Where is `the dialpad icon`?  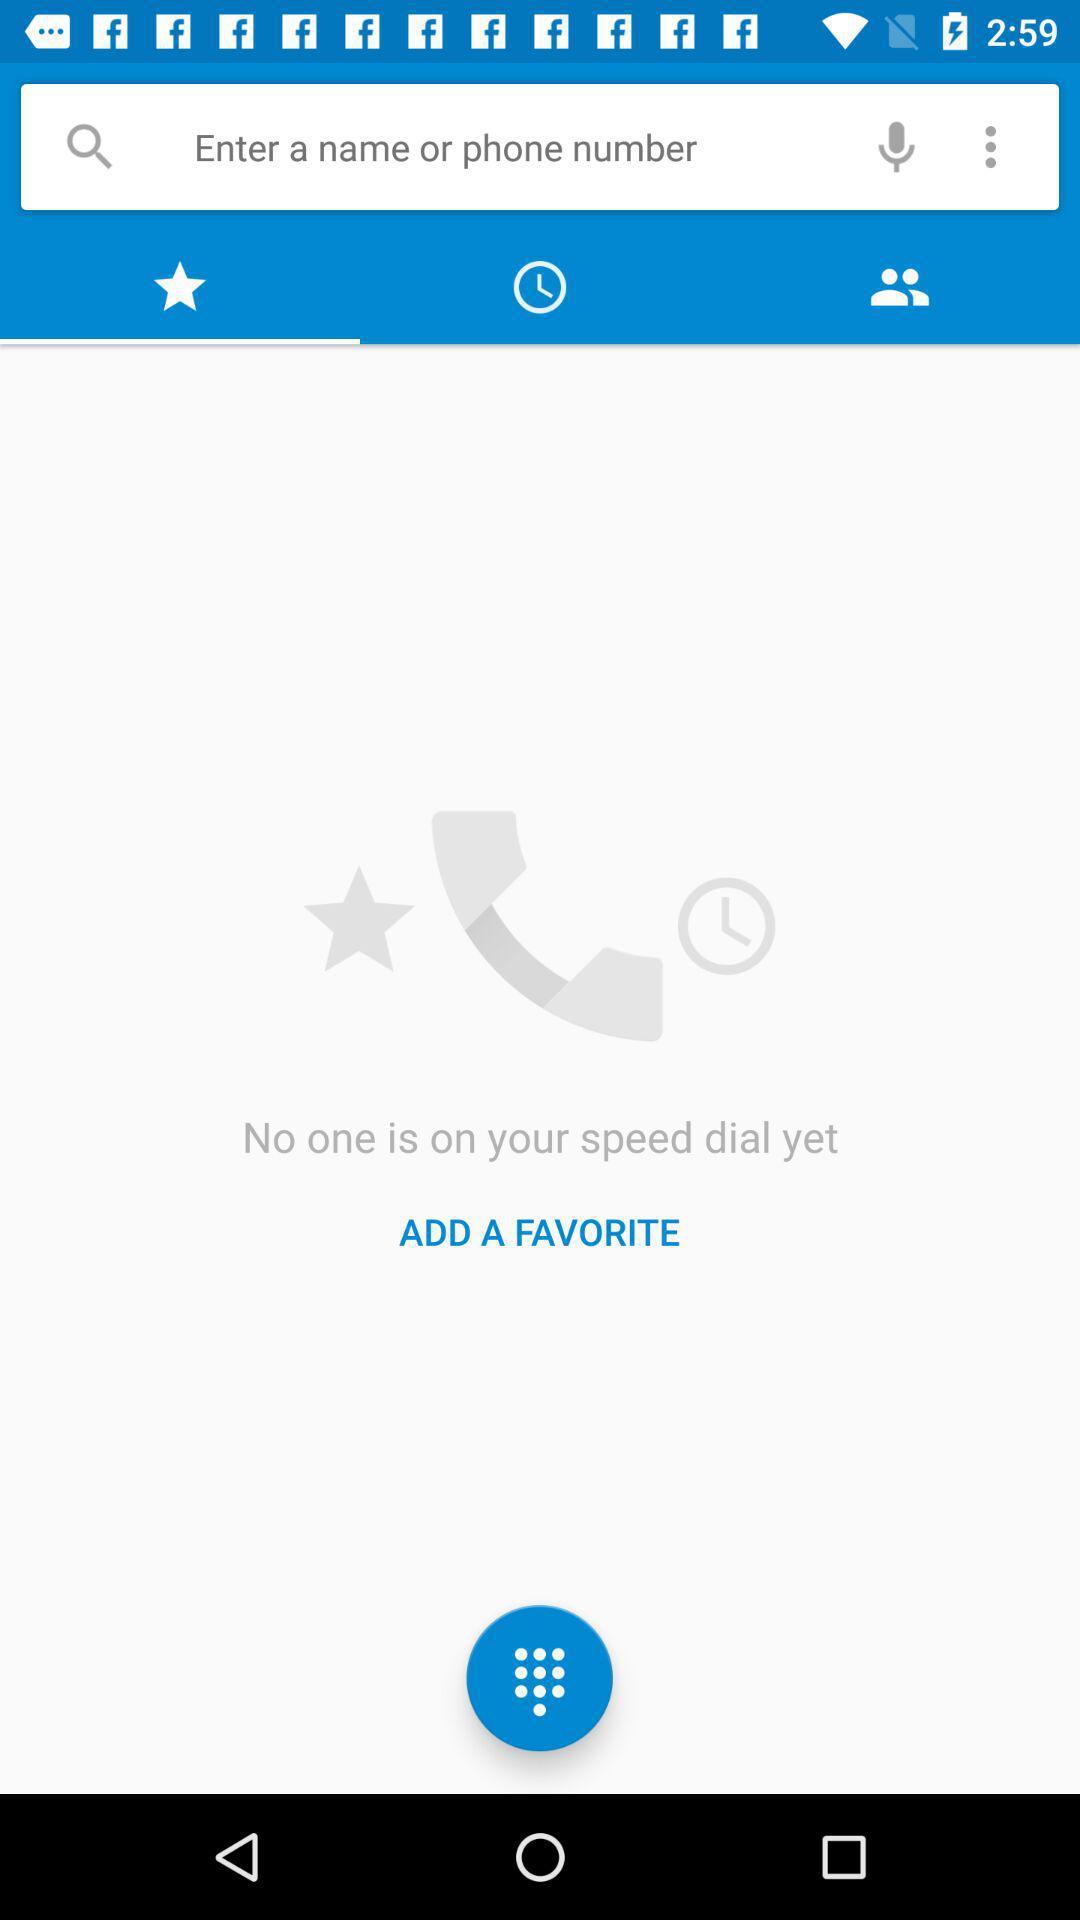
the dialpad icon is located at coordinates (540, 1678).